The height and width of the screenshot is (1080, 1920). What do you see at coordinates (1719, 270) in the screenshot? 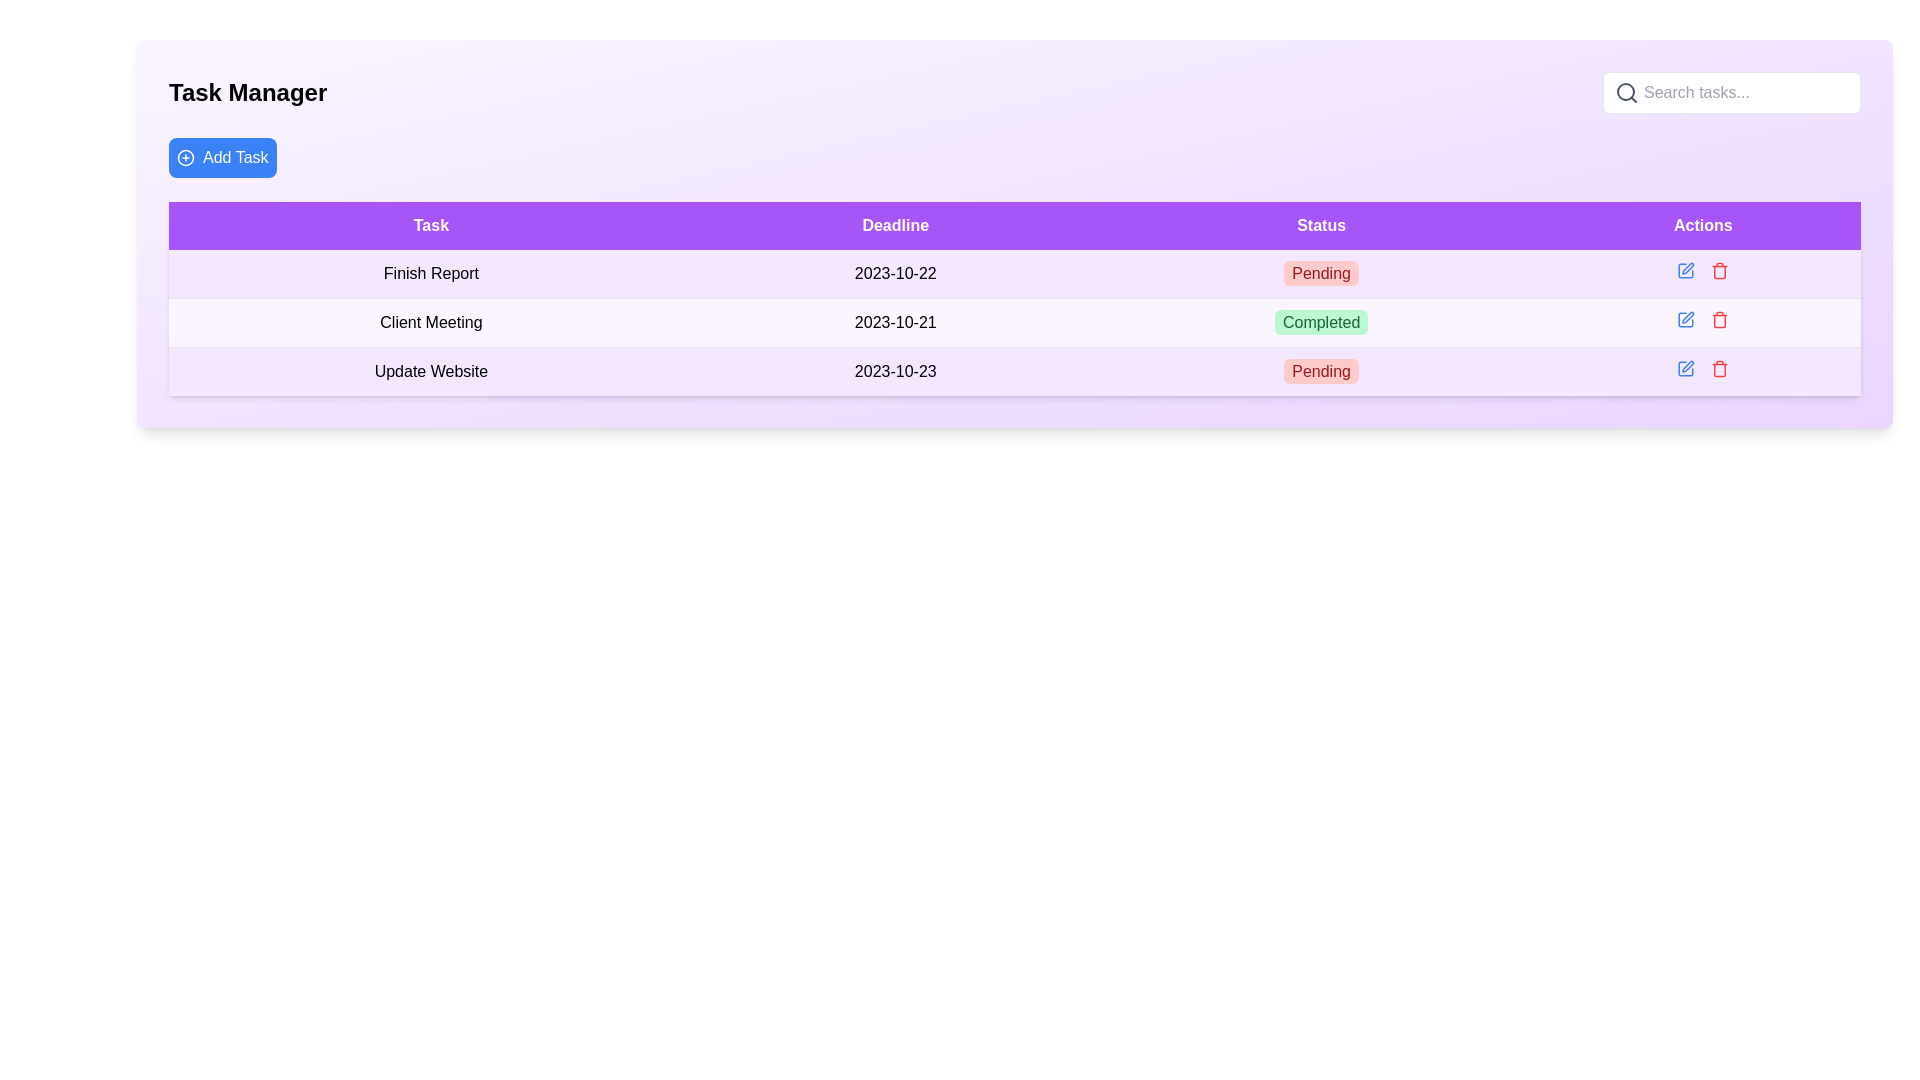
I see `the red trash icon, which is the second interactive icon in the actions column for the 'Update Website' task` at bounding box center [1719, 270].